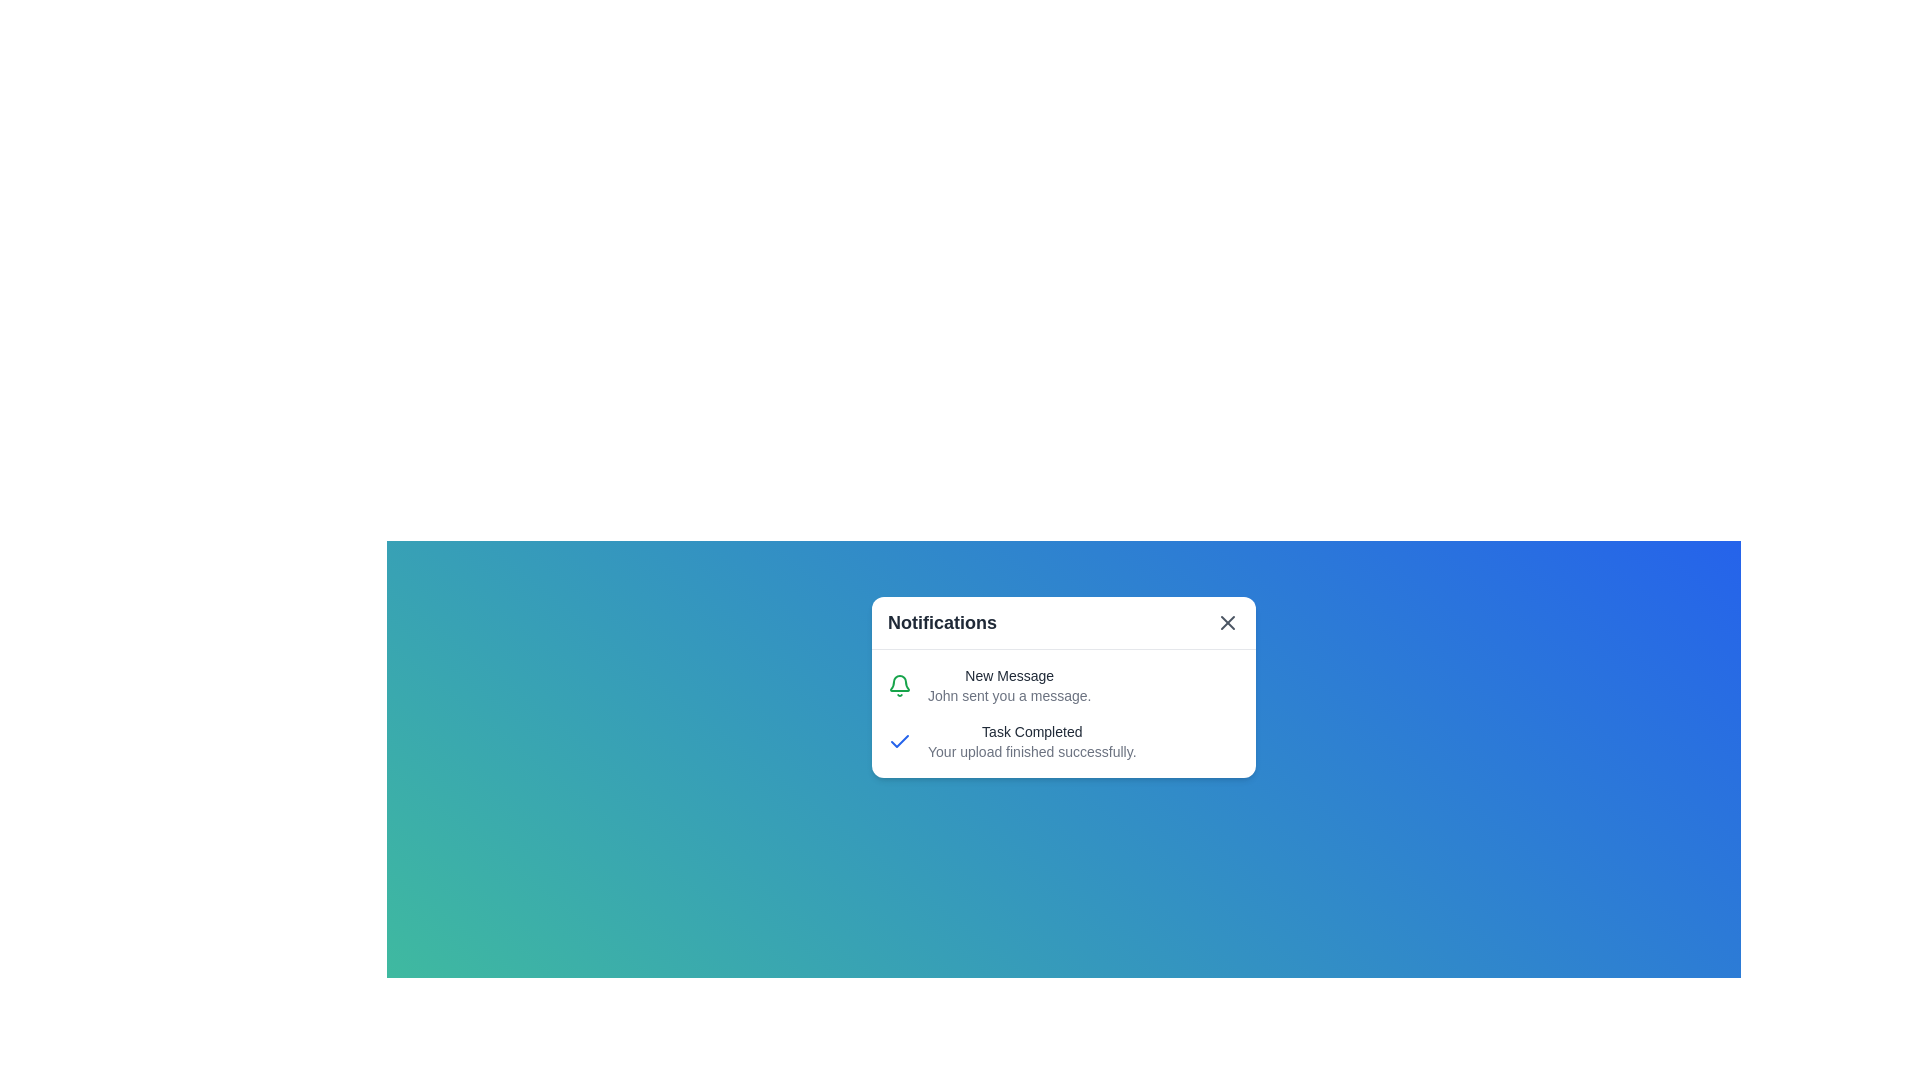  Describe the element at coordinates (1063, 685) in the screenshot. I see `notification details from the first notification item in the notification card that informs about a new message sent by 'John.'` at that location.